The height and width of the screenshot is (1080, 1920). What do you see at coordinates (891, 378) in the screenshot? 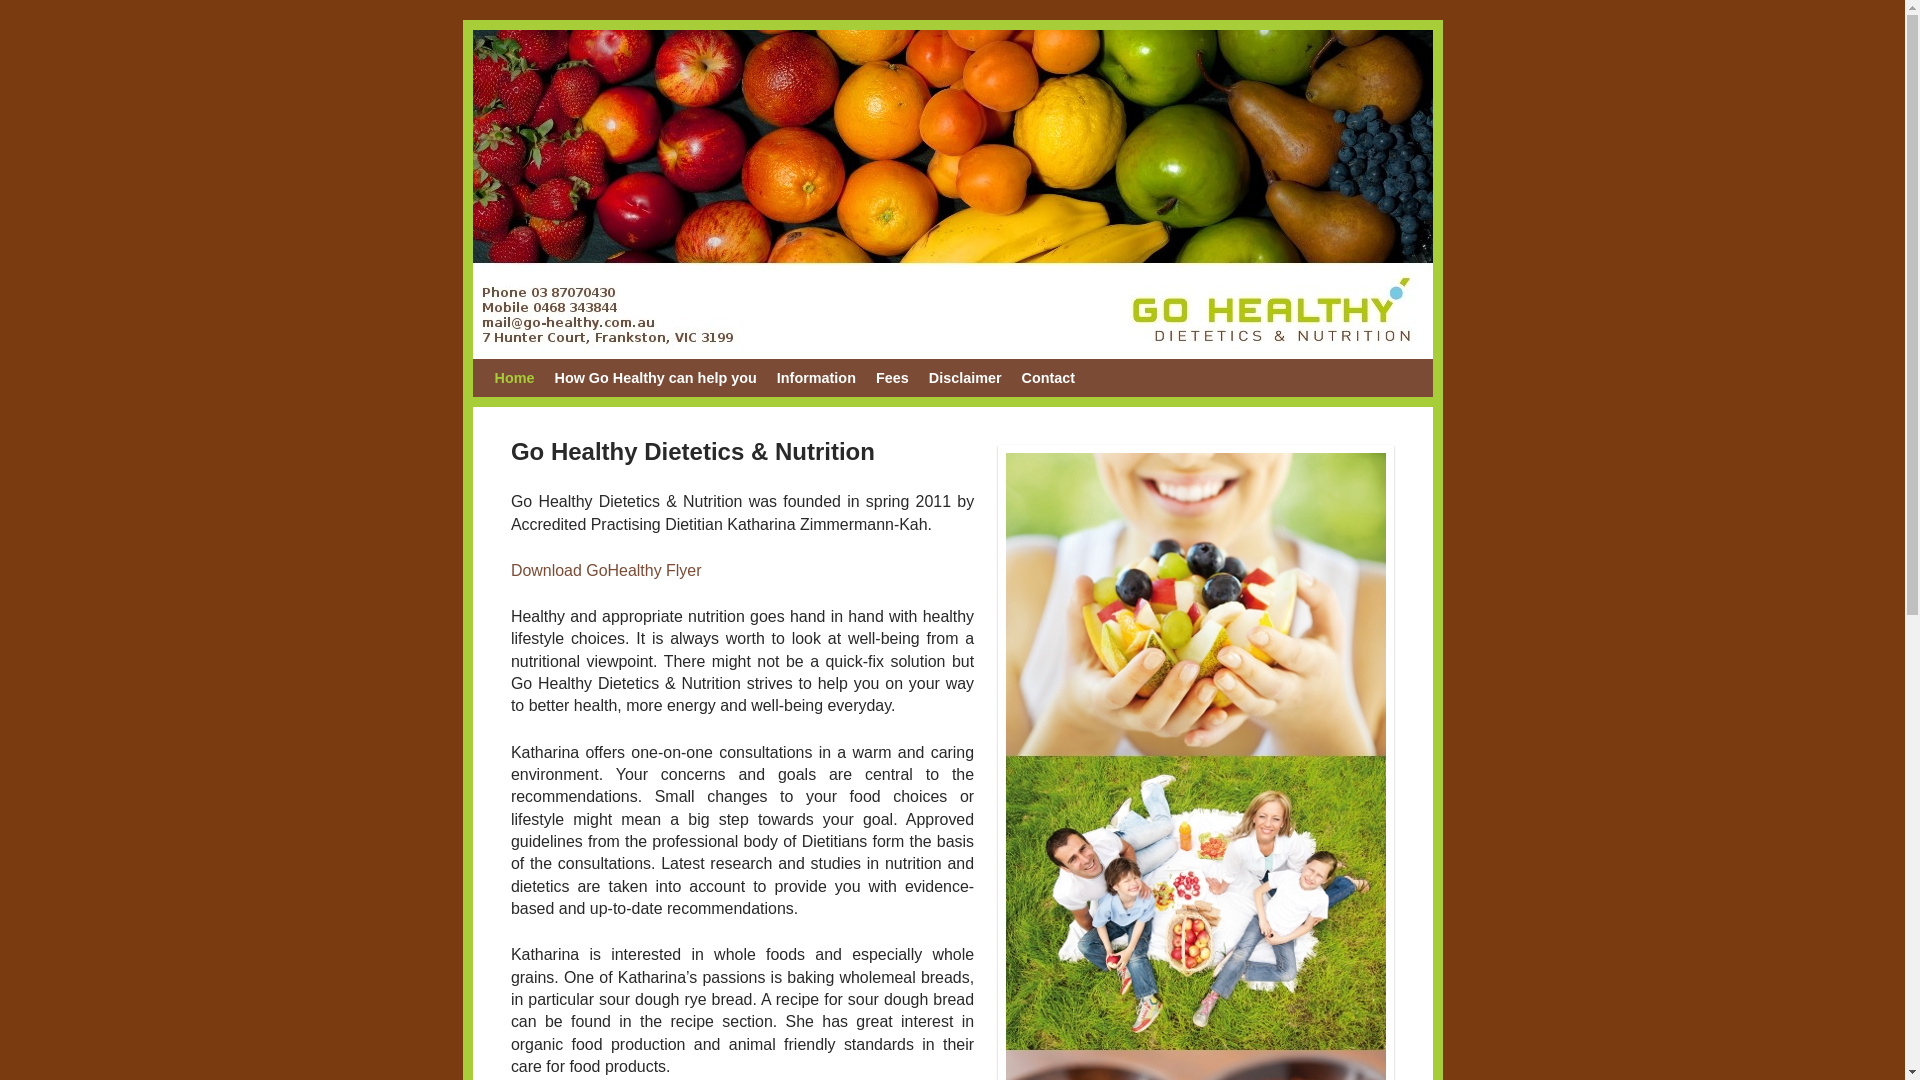
I see `'Fees'` at bounding box center [891, 378].